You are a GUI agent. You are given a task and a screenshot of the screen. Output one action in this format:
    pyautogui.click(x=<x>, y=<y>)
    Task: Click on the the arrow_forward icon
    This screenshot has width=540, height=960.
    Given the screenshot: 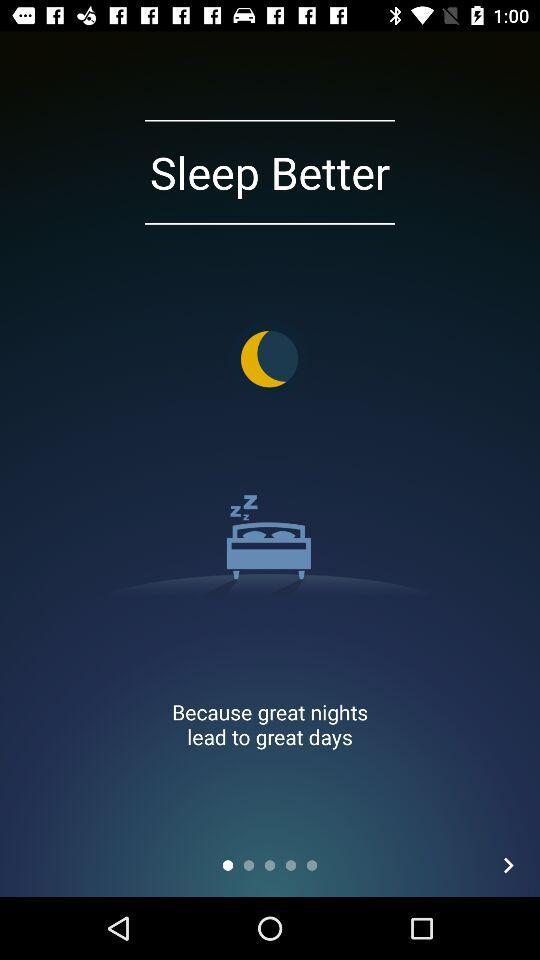 What is the action you would take?
    pyautogui.click(x=508, y=864)
    